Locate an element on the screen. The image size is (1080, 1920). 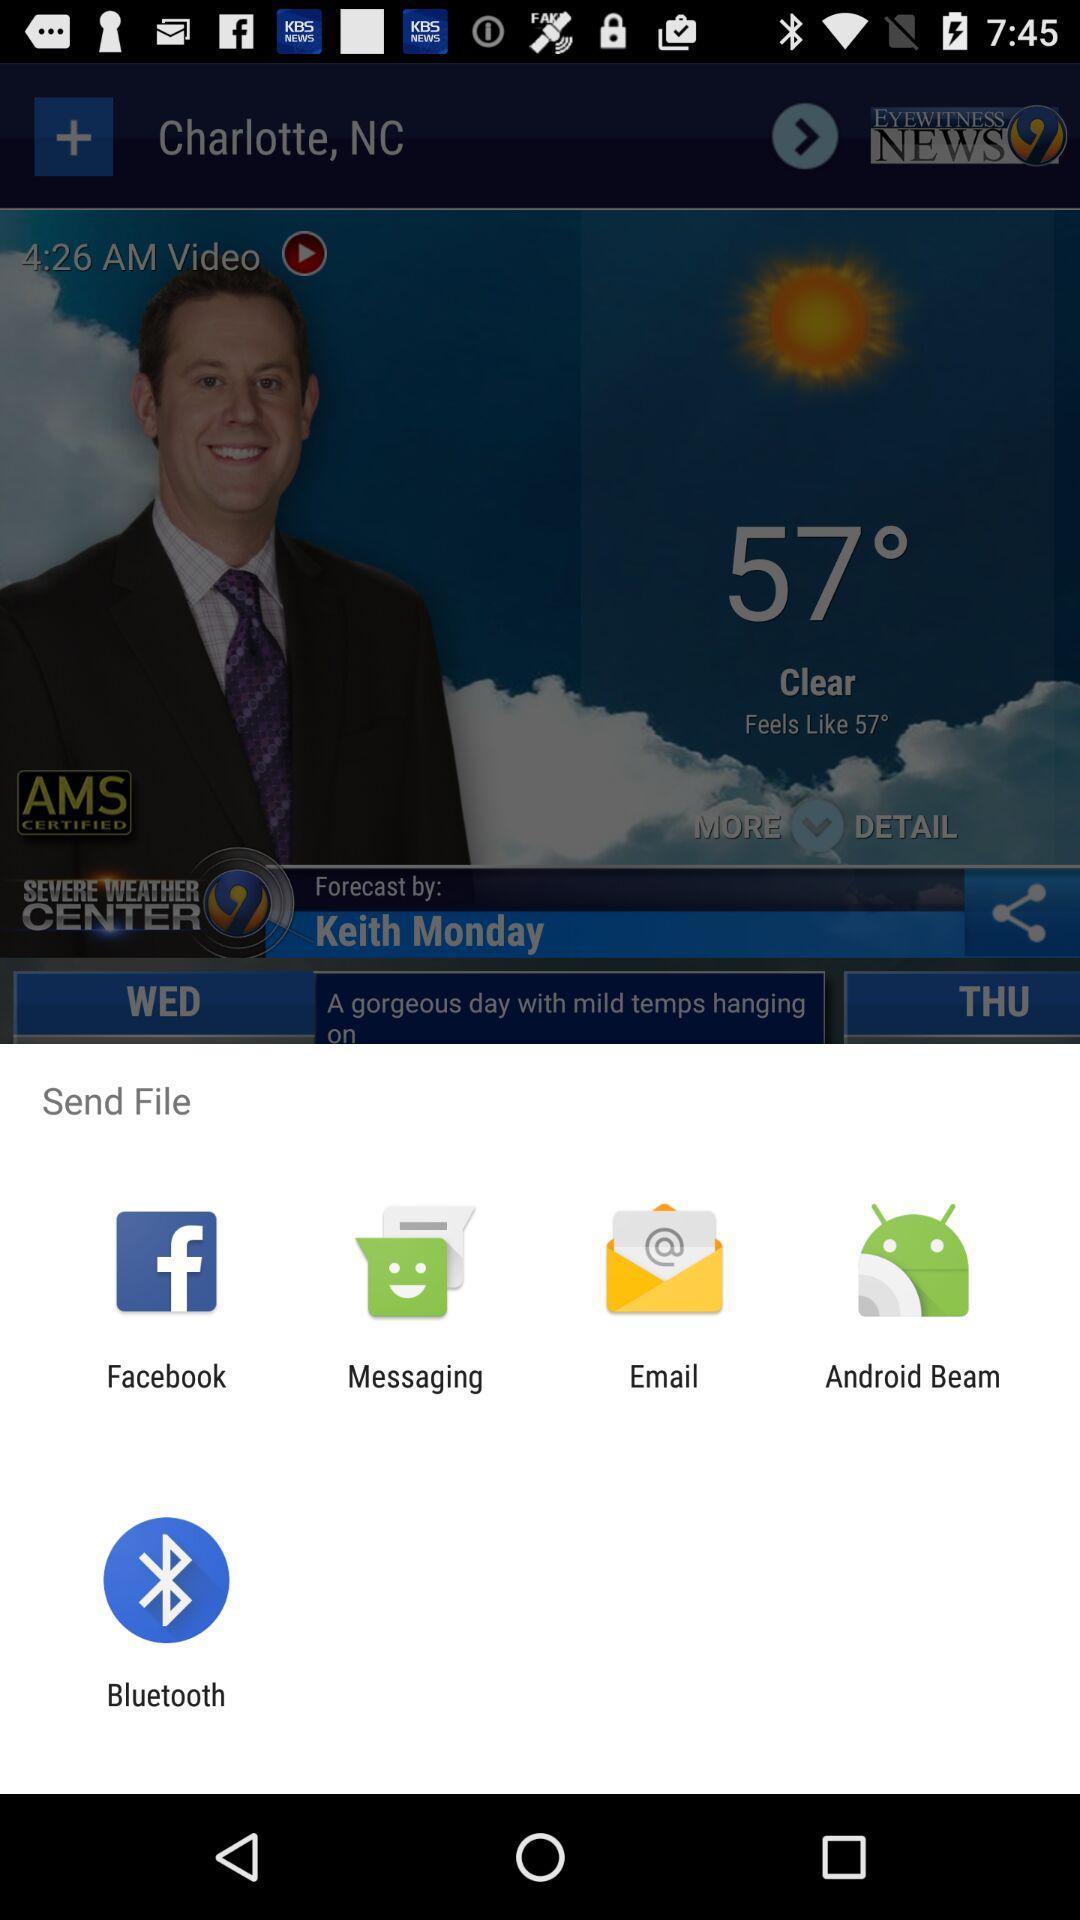
the item next to email is located at coordinates (913, 1392).